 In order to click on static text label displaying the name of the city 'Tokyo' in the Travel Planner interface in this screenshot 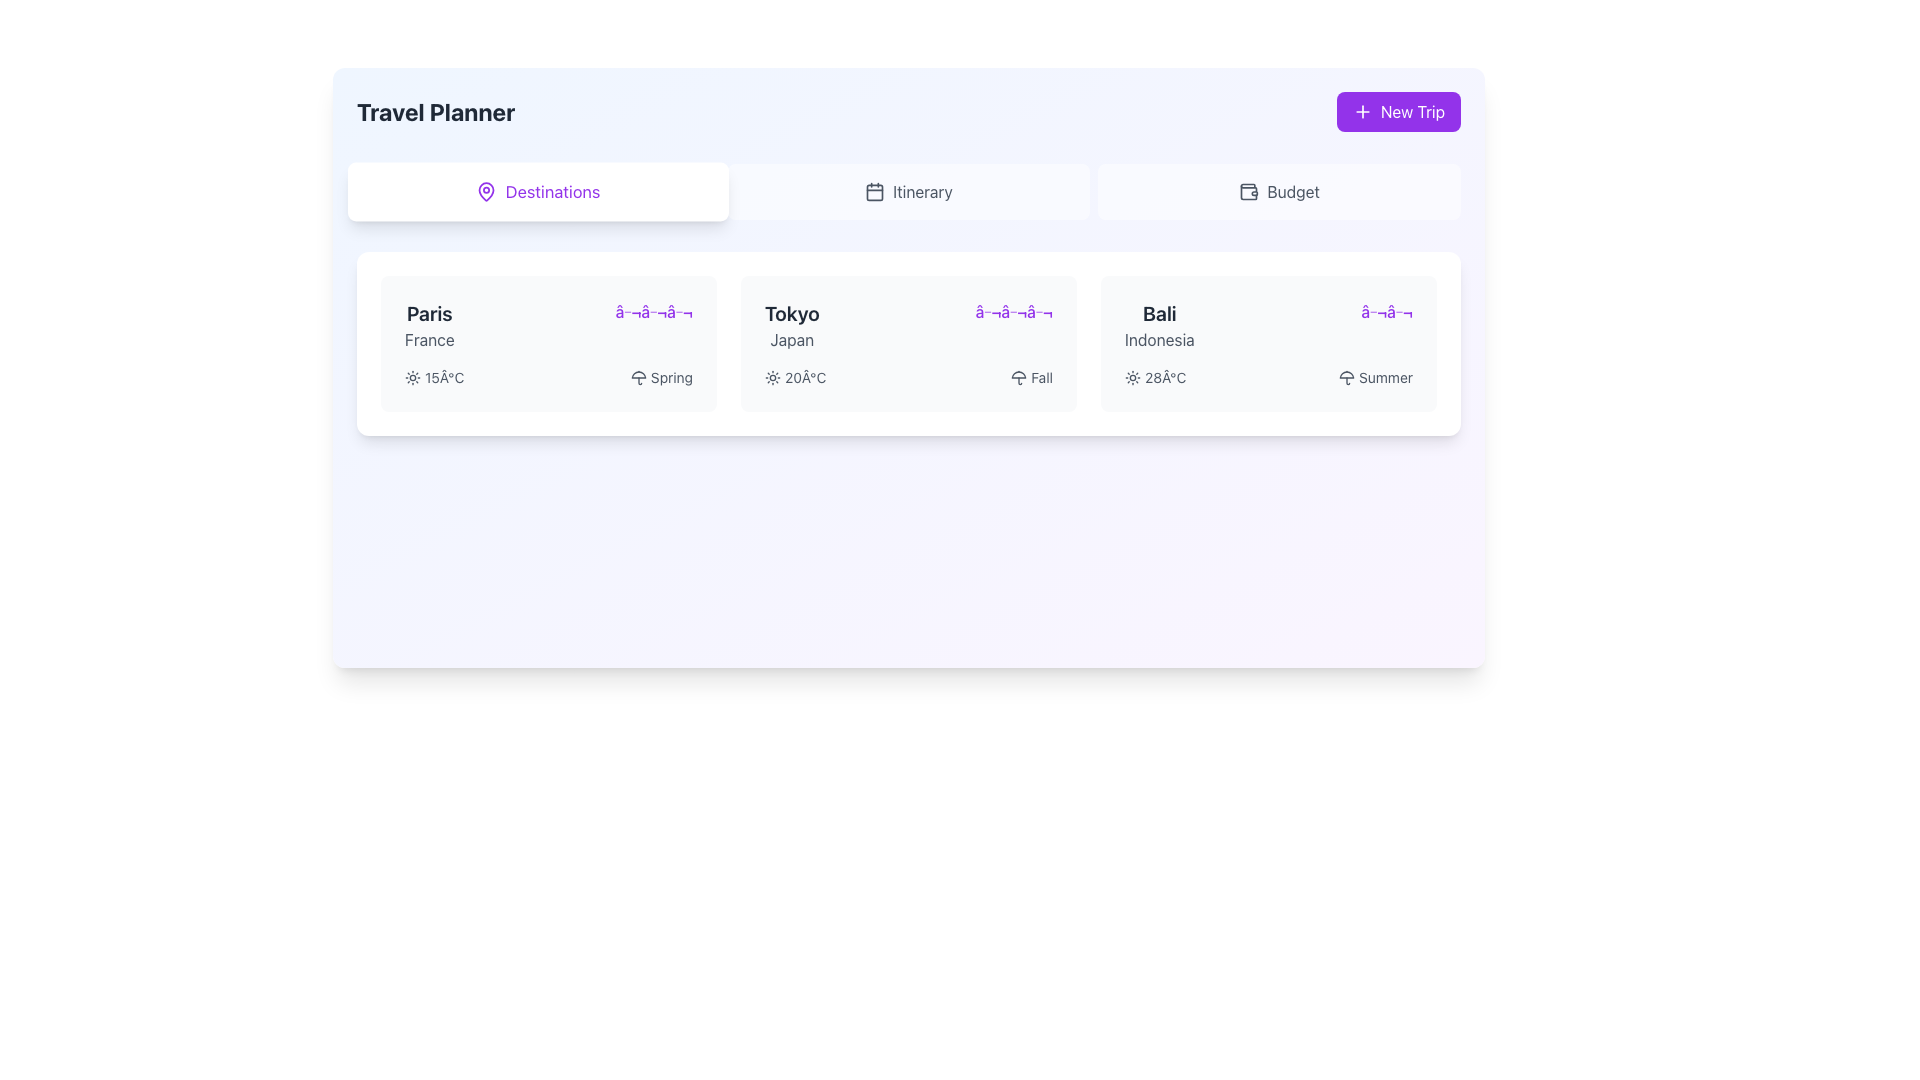, I will do `click(791, 313)`.